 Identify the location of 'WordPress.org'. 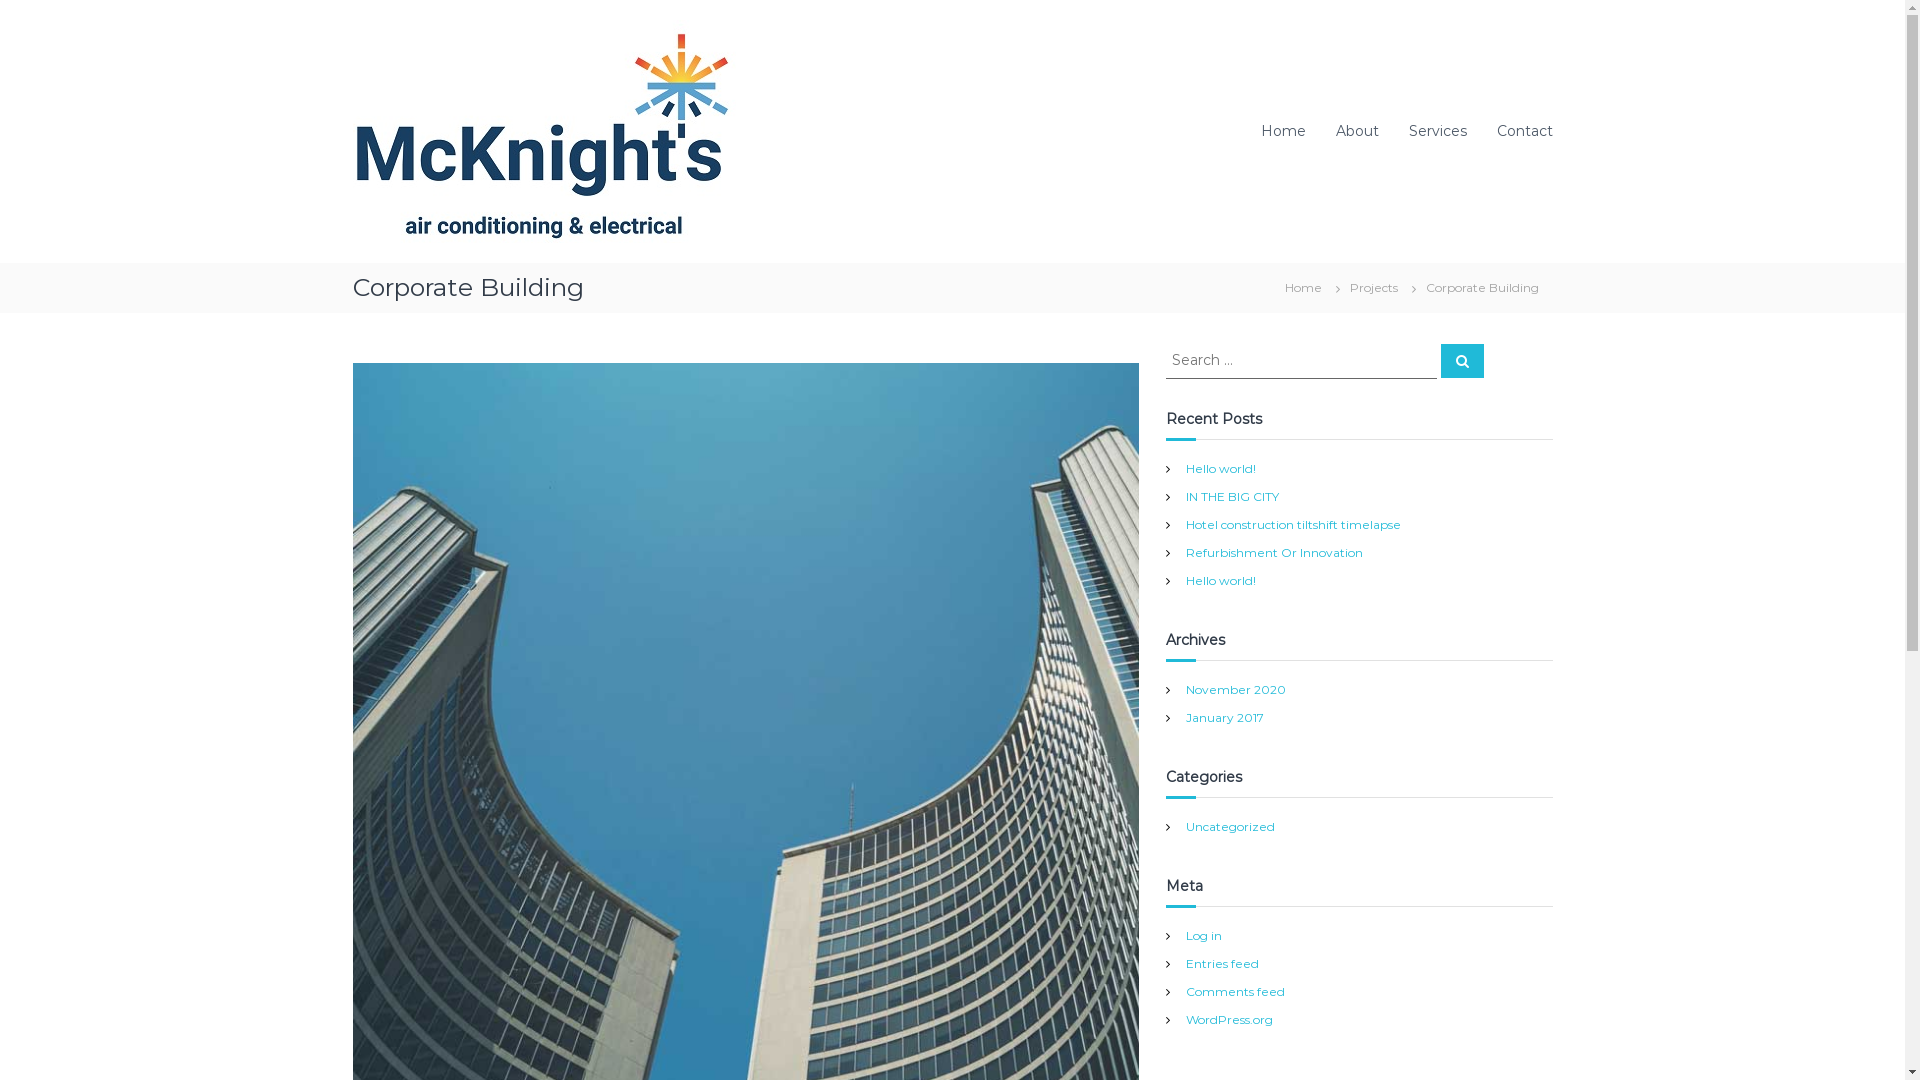
(1228, 1019).